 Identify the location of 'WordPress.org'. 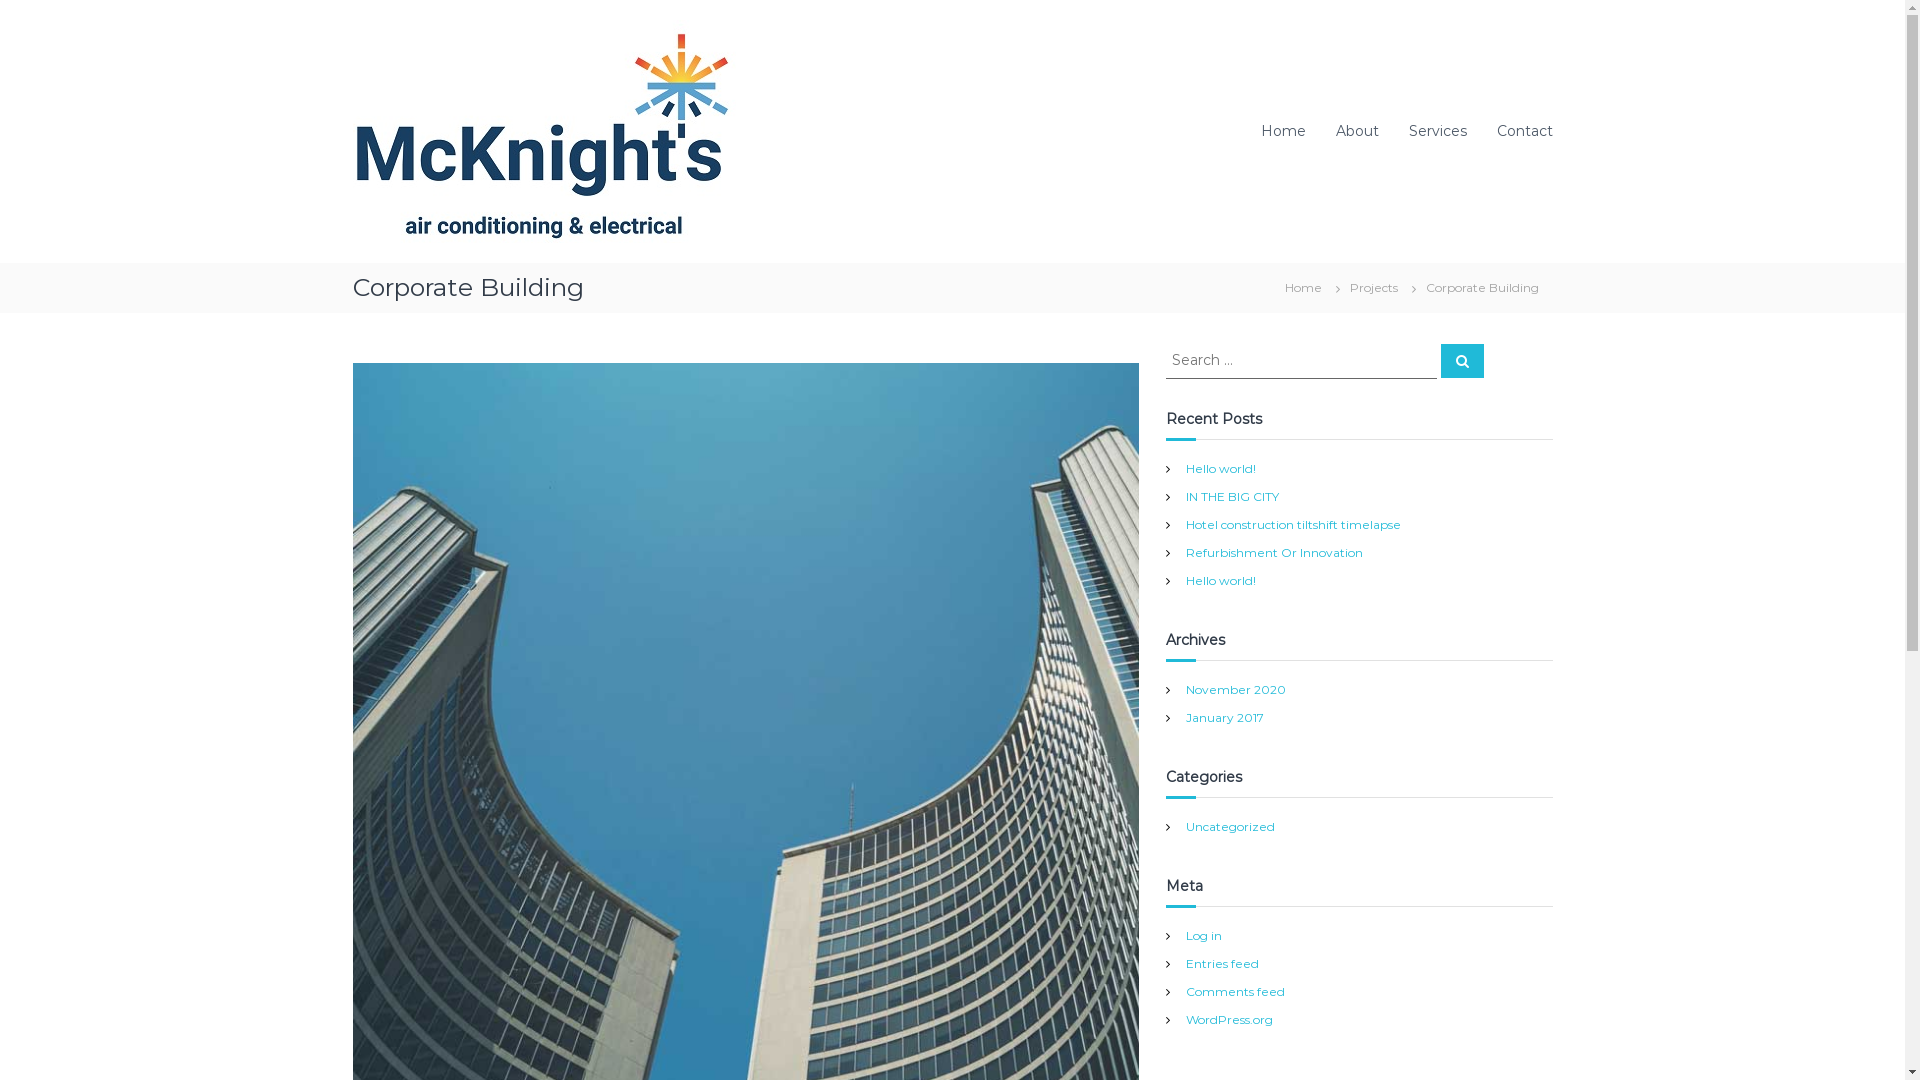
(1228, 1019).